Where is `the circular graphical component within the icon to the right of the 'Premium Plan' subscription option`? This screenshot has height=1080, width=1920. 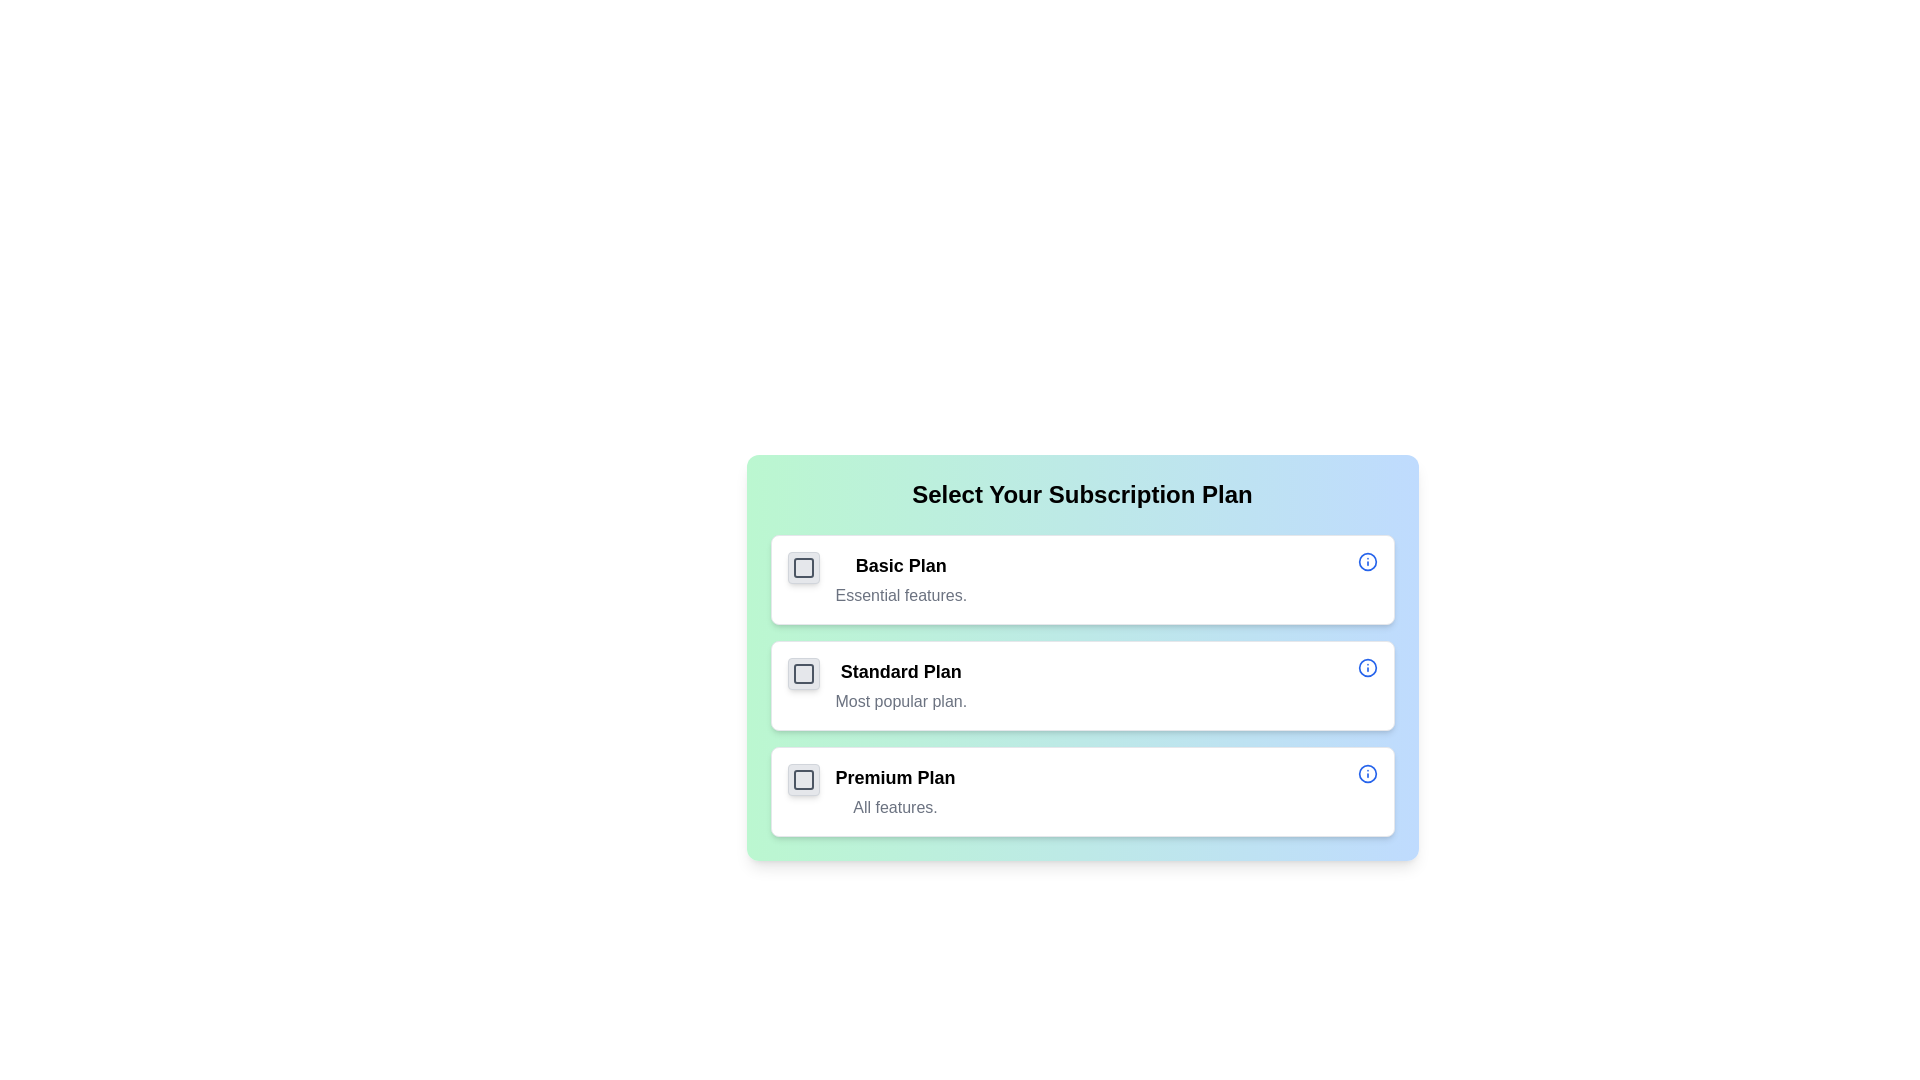
the circular graphical component within the icon to the right of the 'Premium Plan' subscription option is located at coordinates (1366, 773).